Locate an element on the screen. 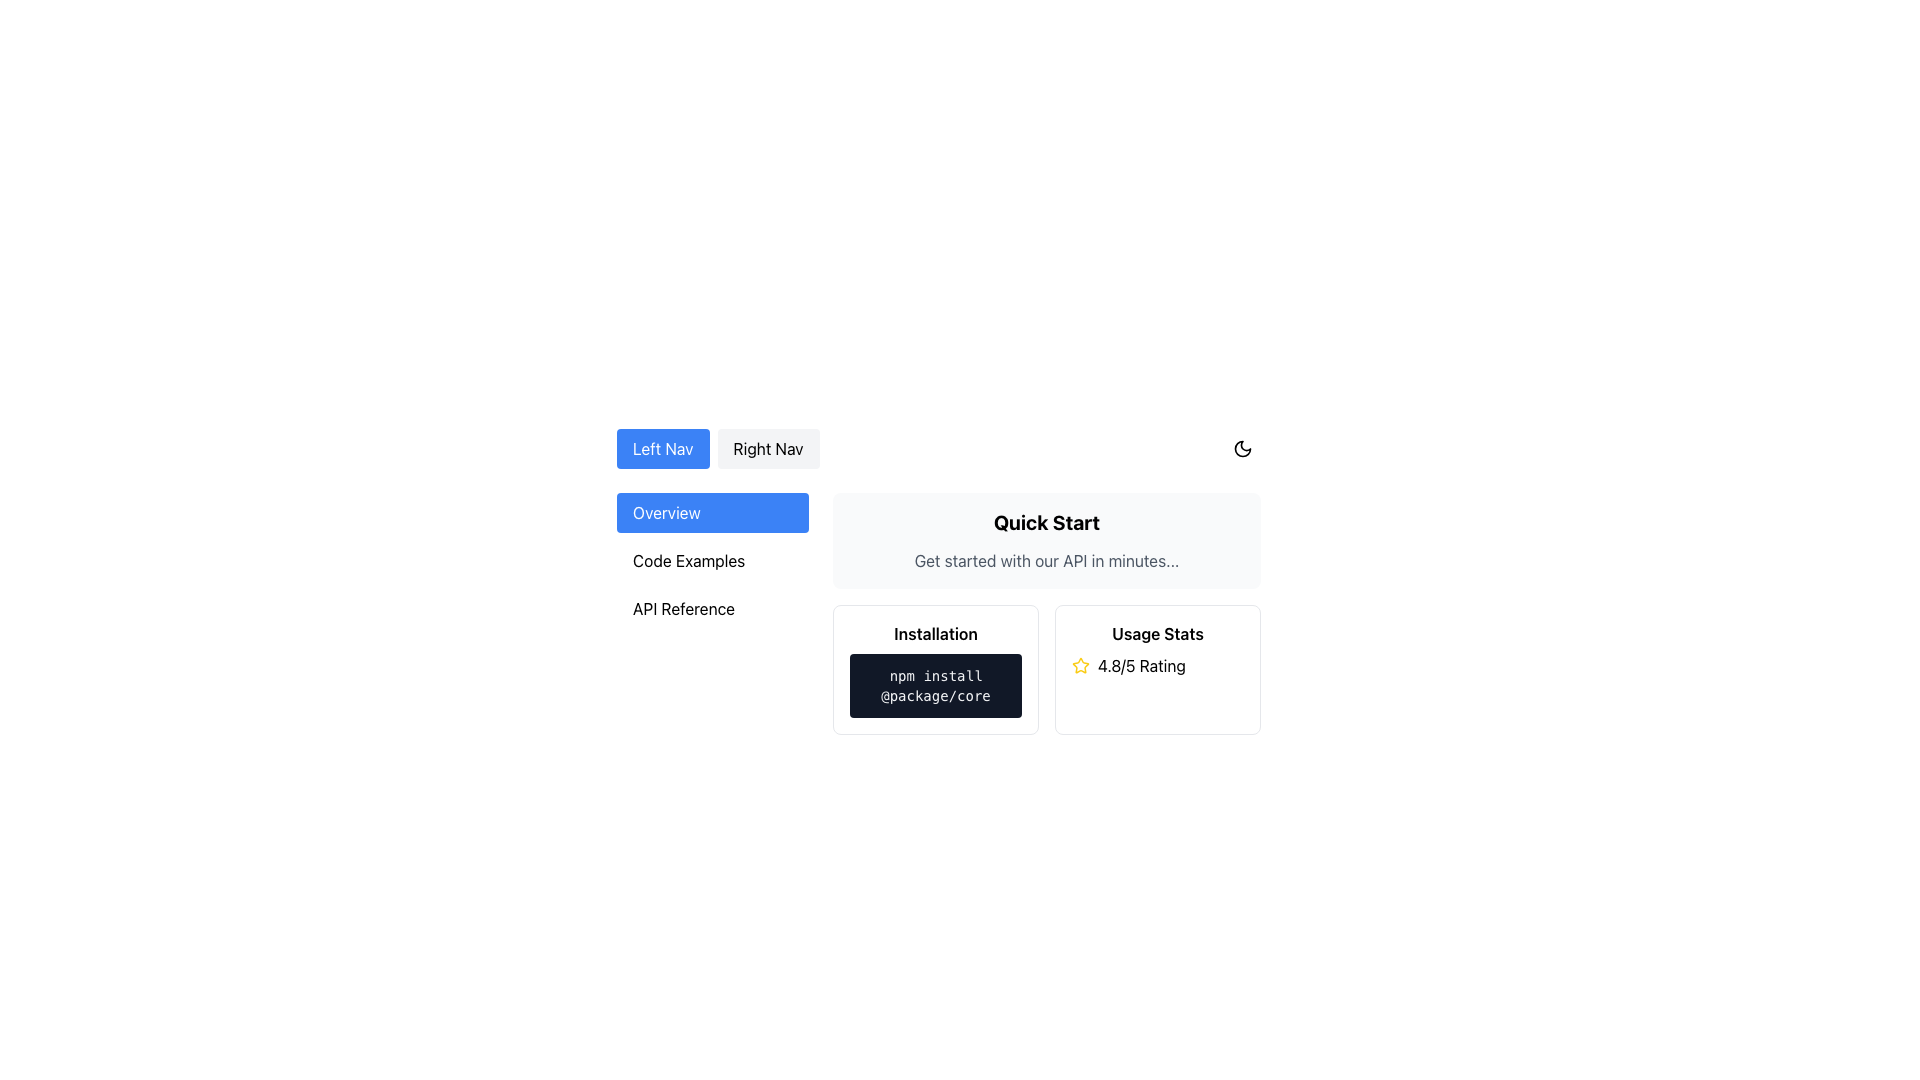  the non-interactive code snippet located within the 'Installation' card, positioned below the title 'Installation' is located at coordinates (935, 685).